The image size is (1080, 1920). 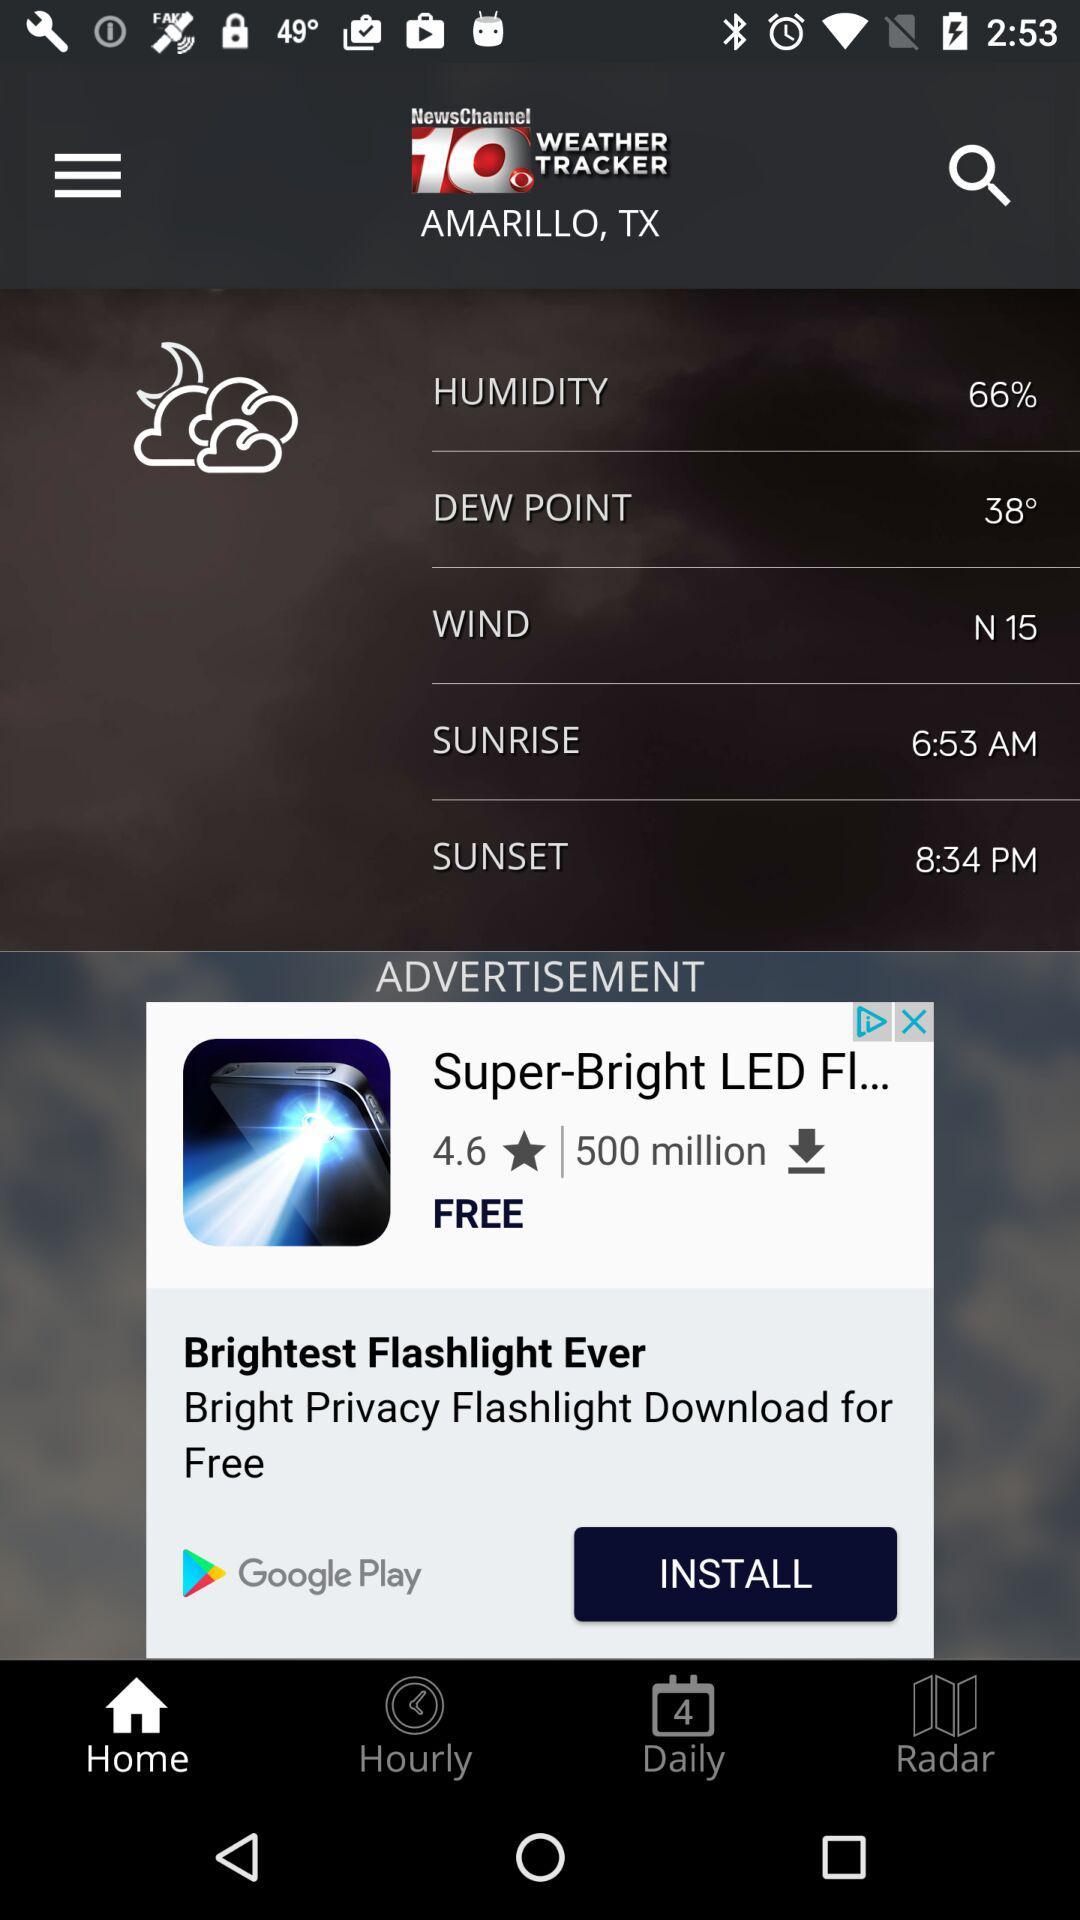 I want to click on radar item, so click(x=945, y=1726).